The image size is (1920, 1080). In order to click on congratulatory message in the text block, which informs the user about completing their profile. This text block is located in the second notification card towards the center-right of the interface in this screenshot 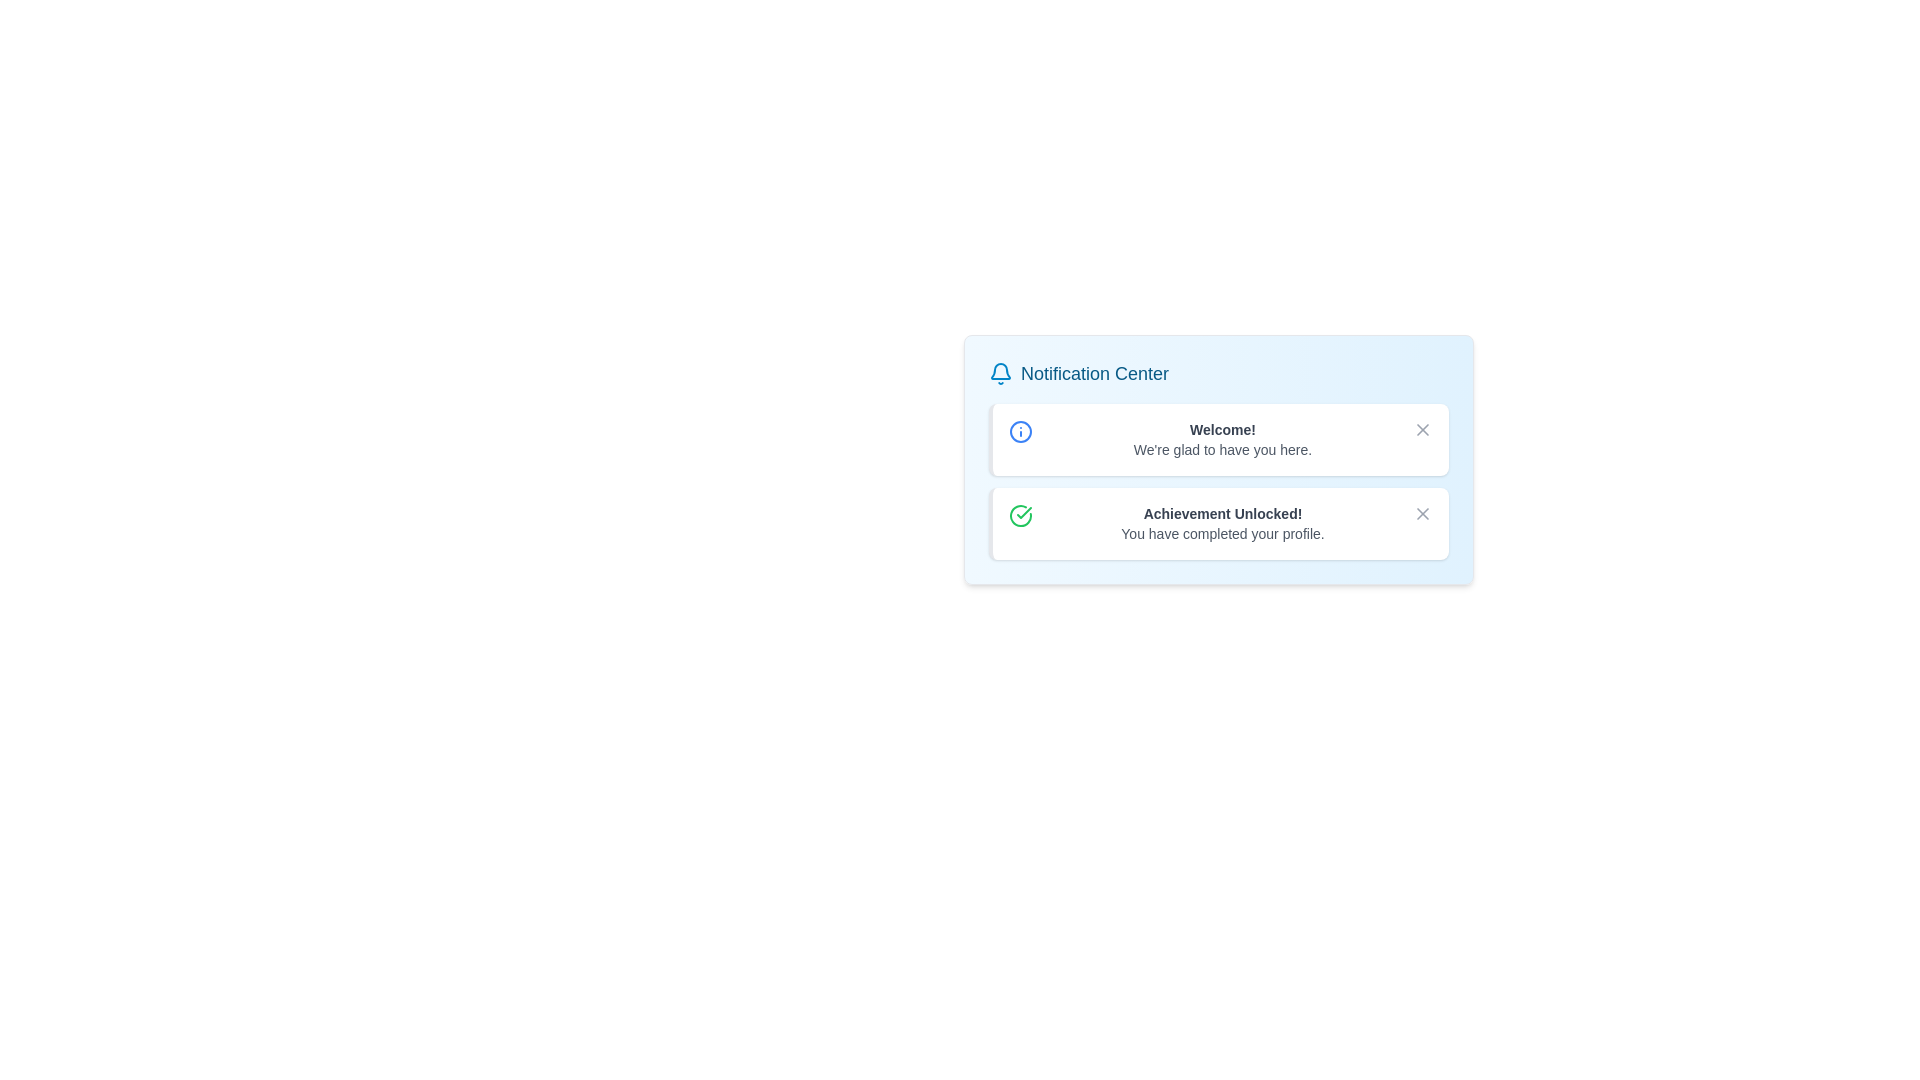, I will do `click(1222, 523)`.